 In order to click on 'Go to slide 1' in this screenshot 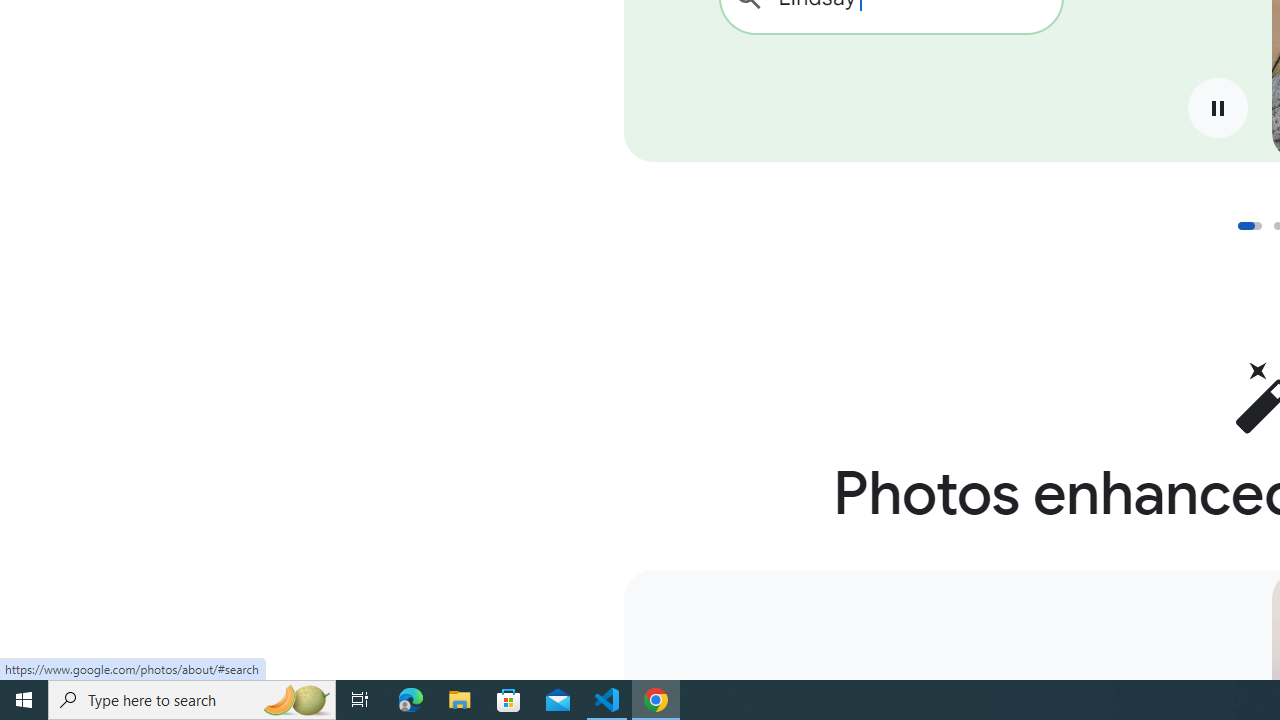, I will do `click(1248, 225)`.